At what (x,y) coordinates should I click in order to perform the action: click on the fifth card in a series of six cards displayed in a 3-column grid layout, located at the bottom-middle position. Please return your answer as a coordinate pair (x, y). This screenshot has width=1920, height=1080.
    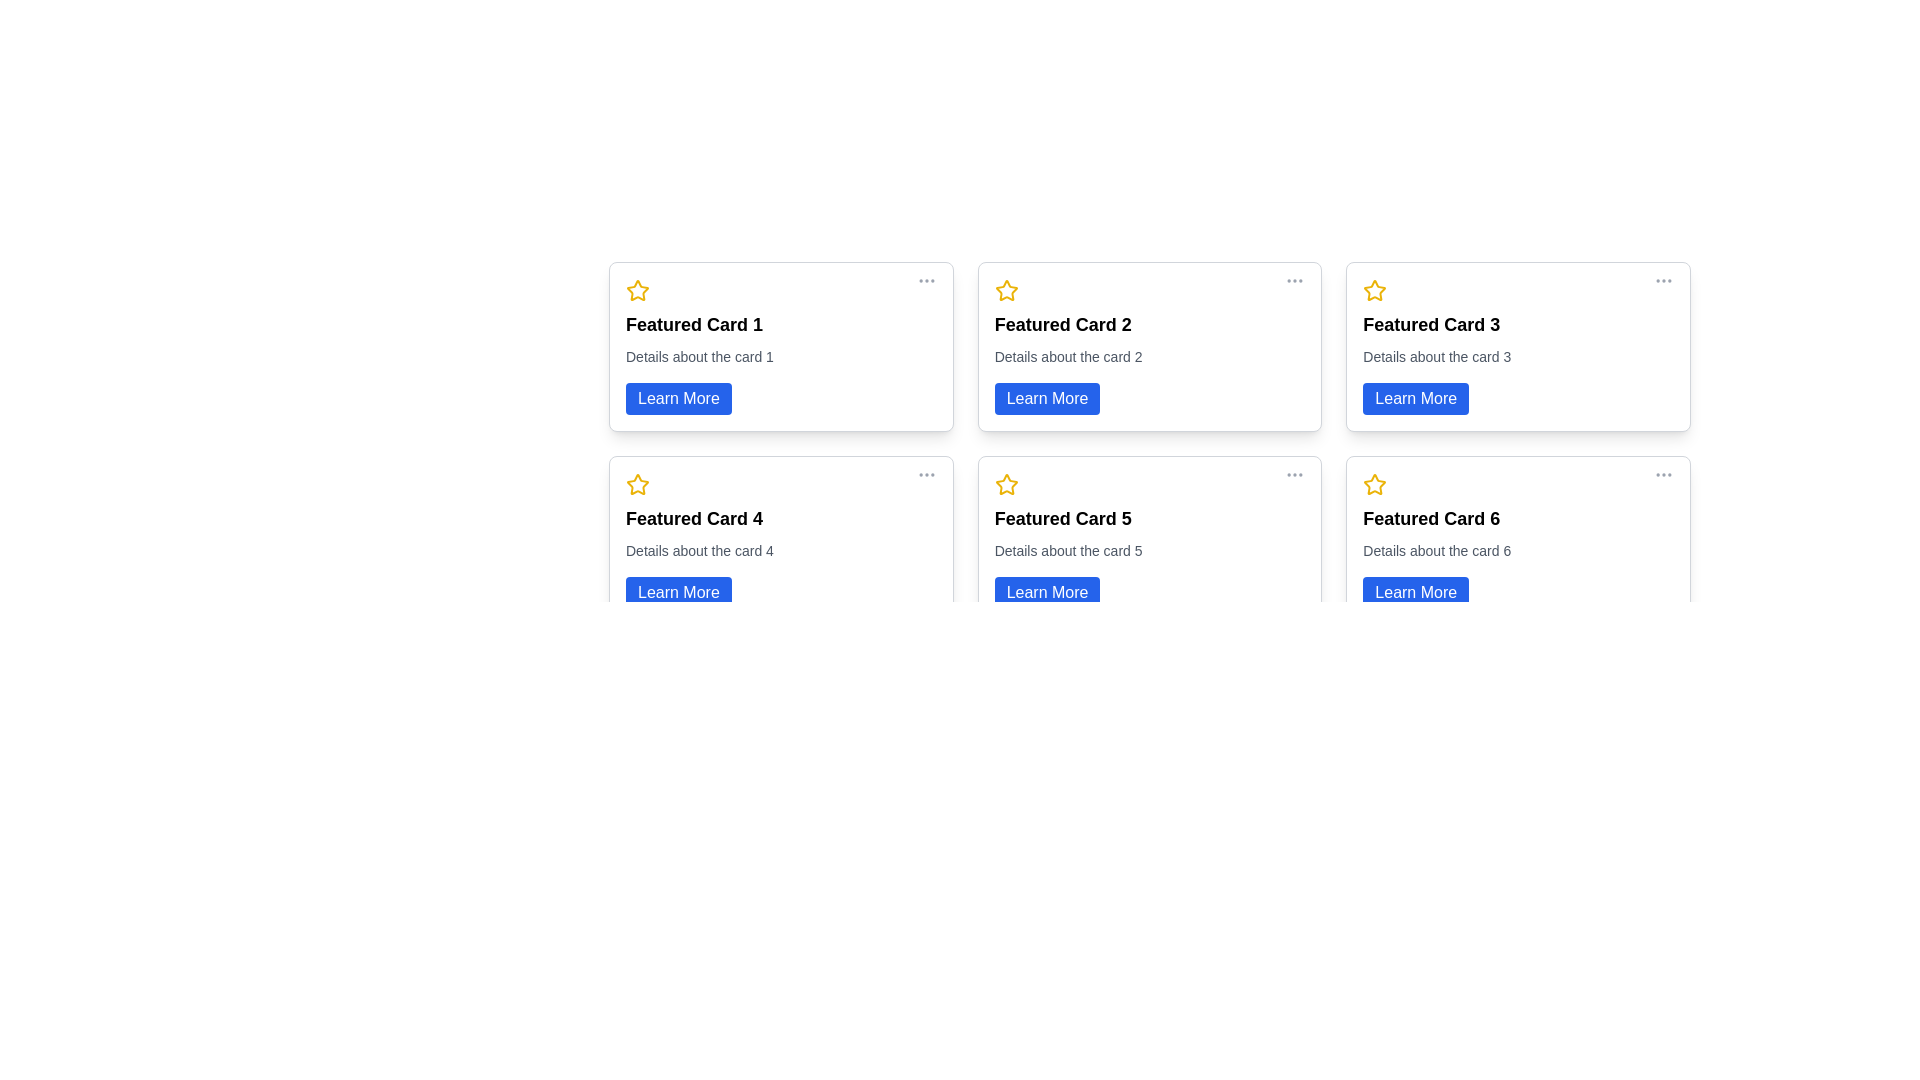
    Looking at the image, I should click on (1150, 540).